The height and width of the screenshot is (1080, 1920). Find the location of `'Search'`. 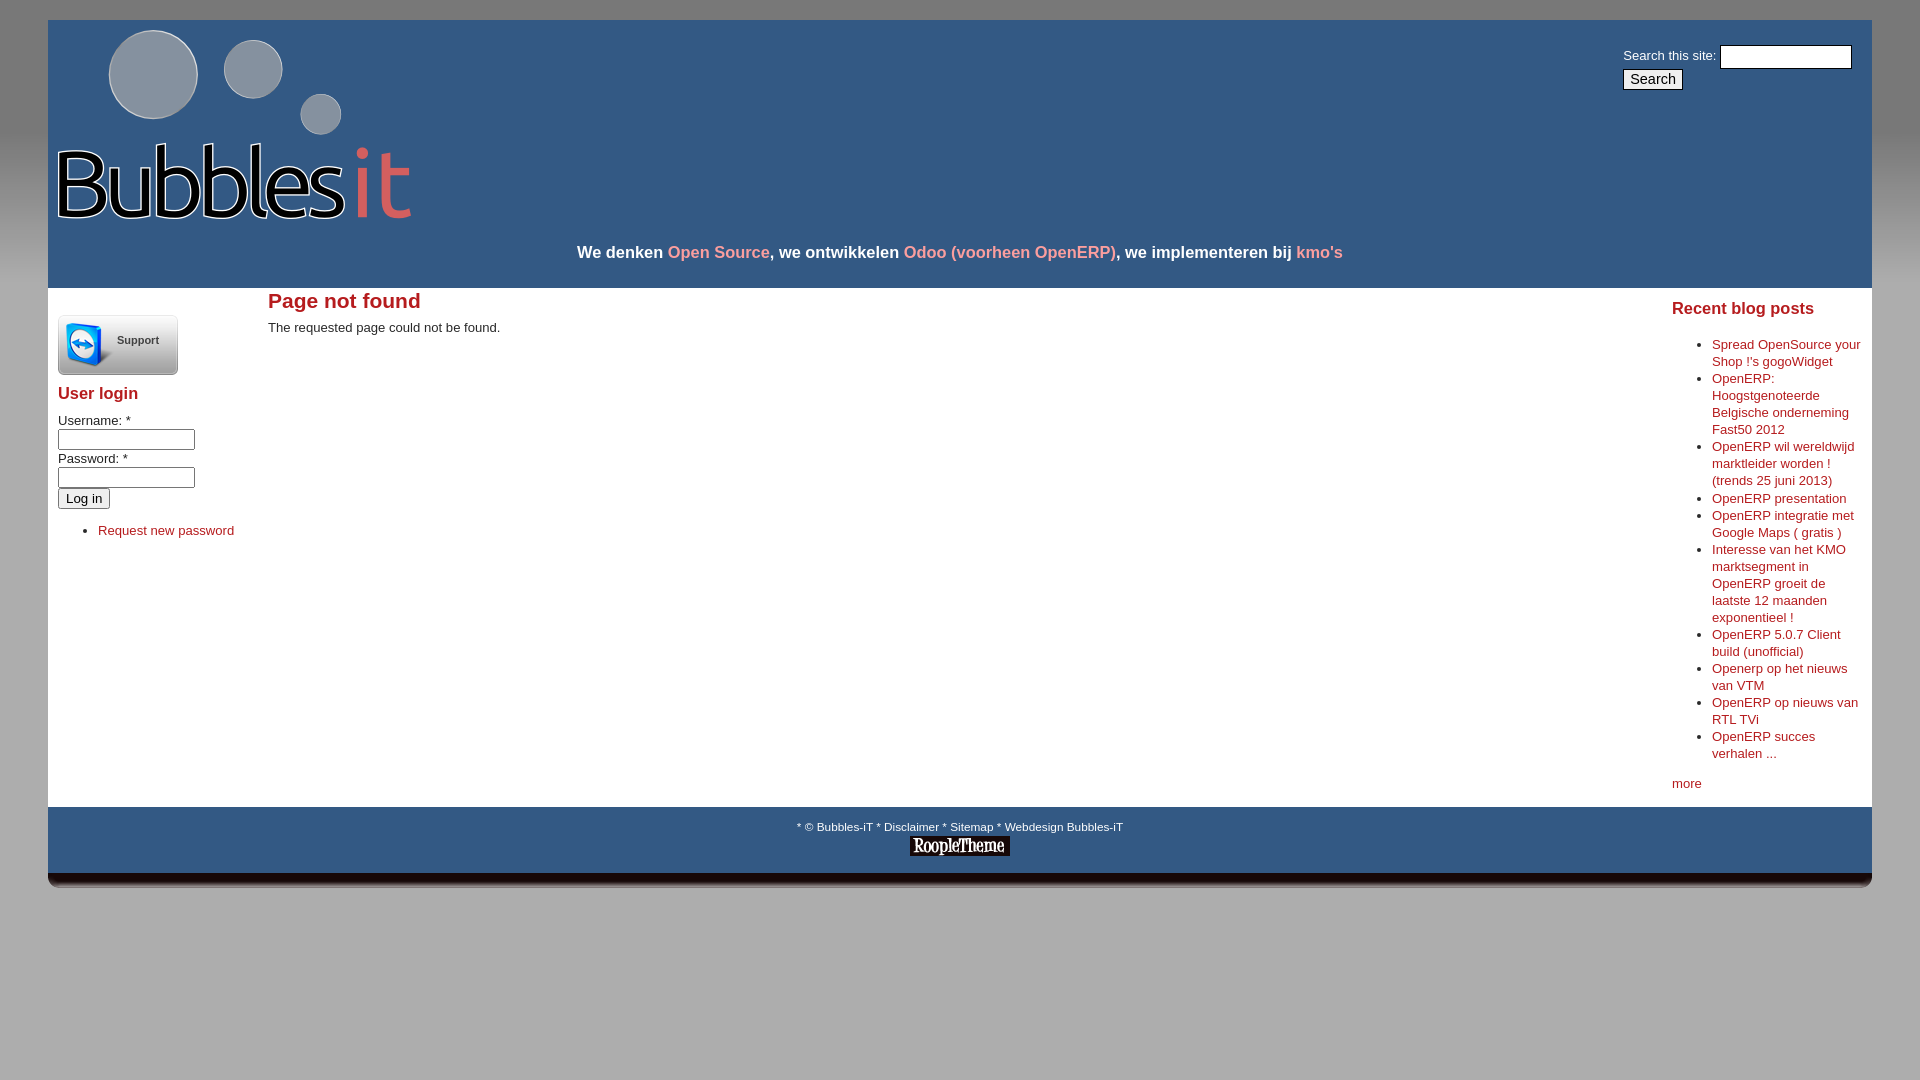

'Search' is located at coordinates (1622, 79).